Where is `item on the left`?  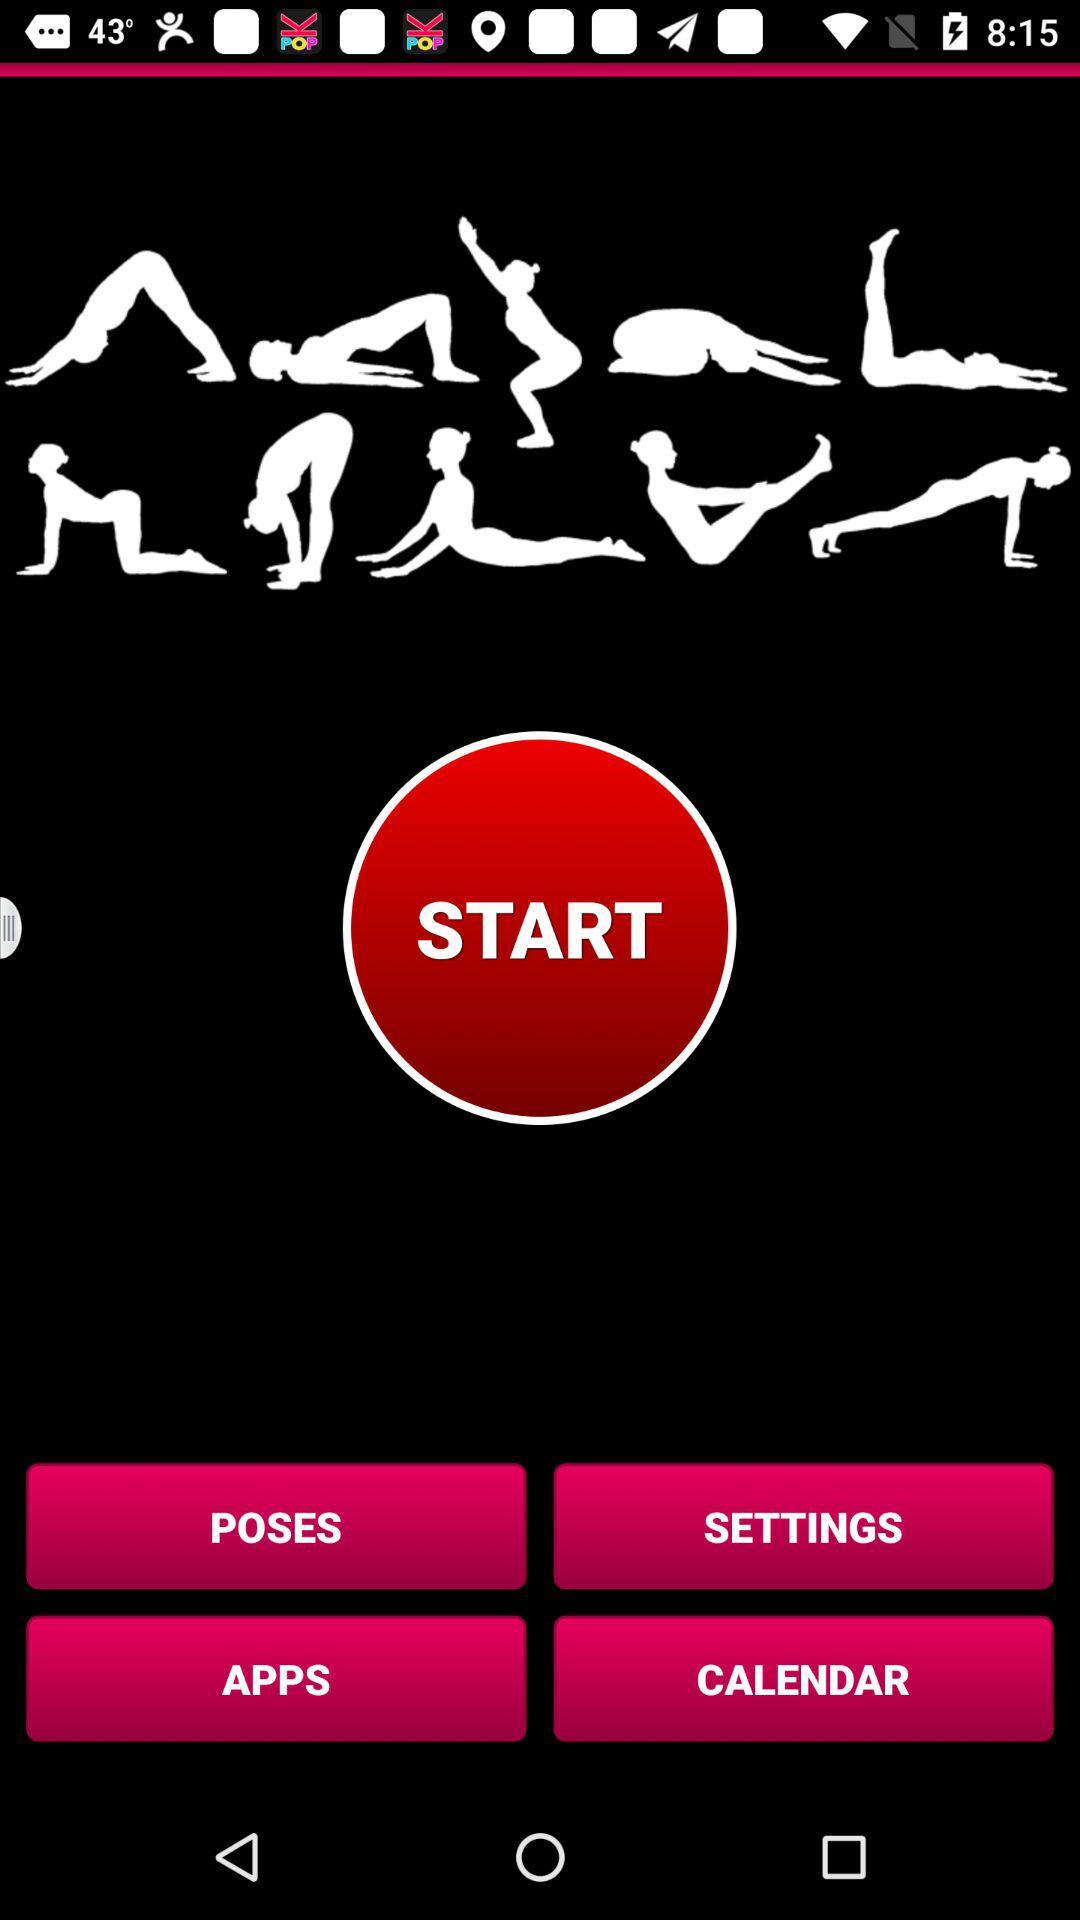
item on the left is located at coordinates (23, 927).